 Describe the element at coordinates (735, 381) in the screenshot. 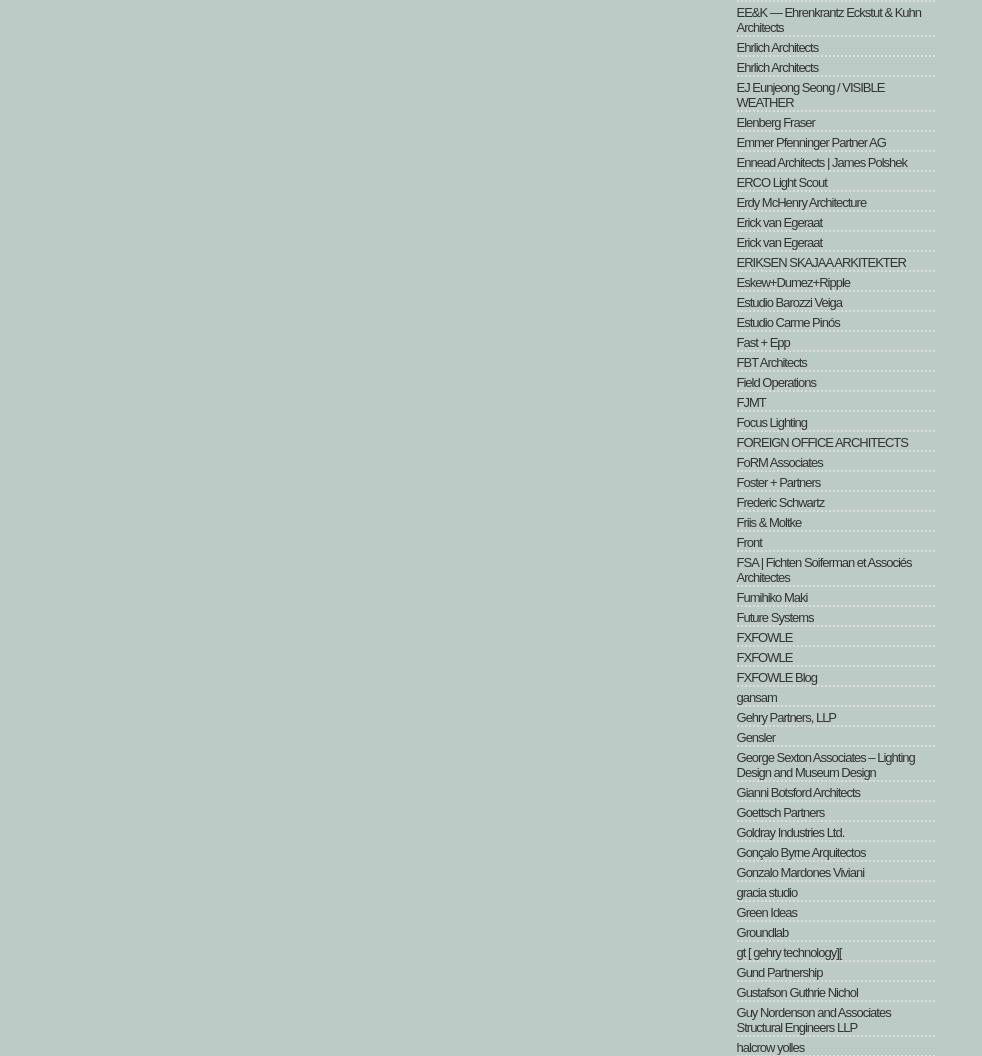

I see `'Field Operations'` at that location.